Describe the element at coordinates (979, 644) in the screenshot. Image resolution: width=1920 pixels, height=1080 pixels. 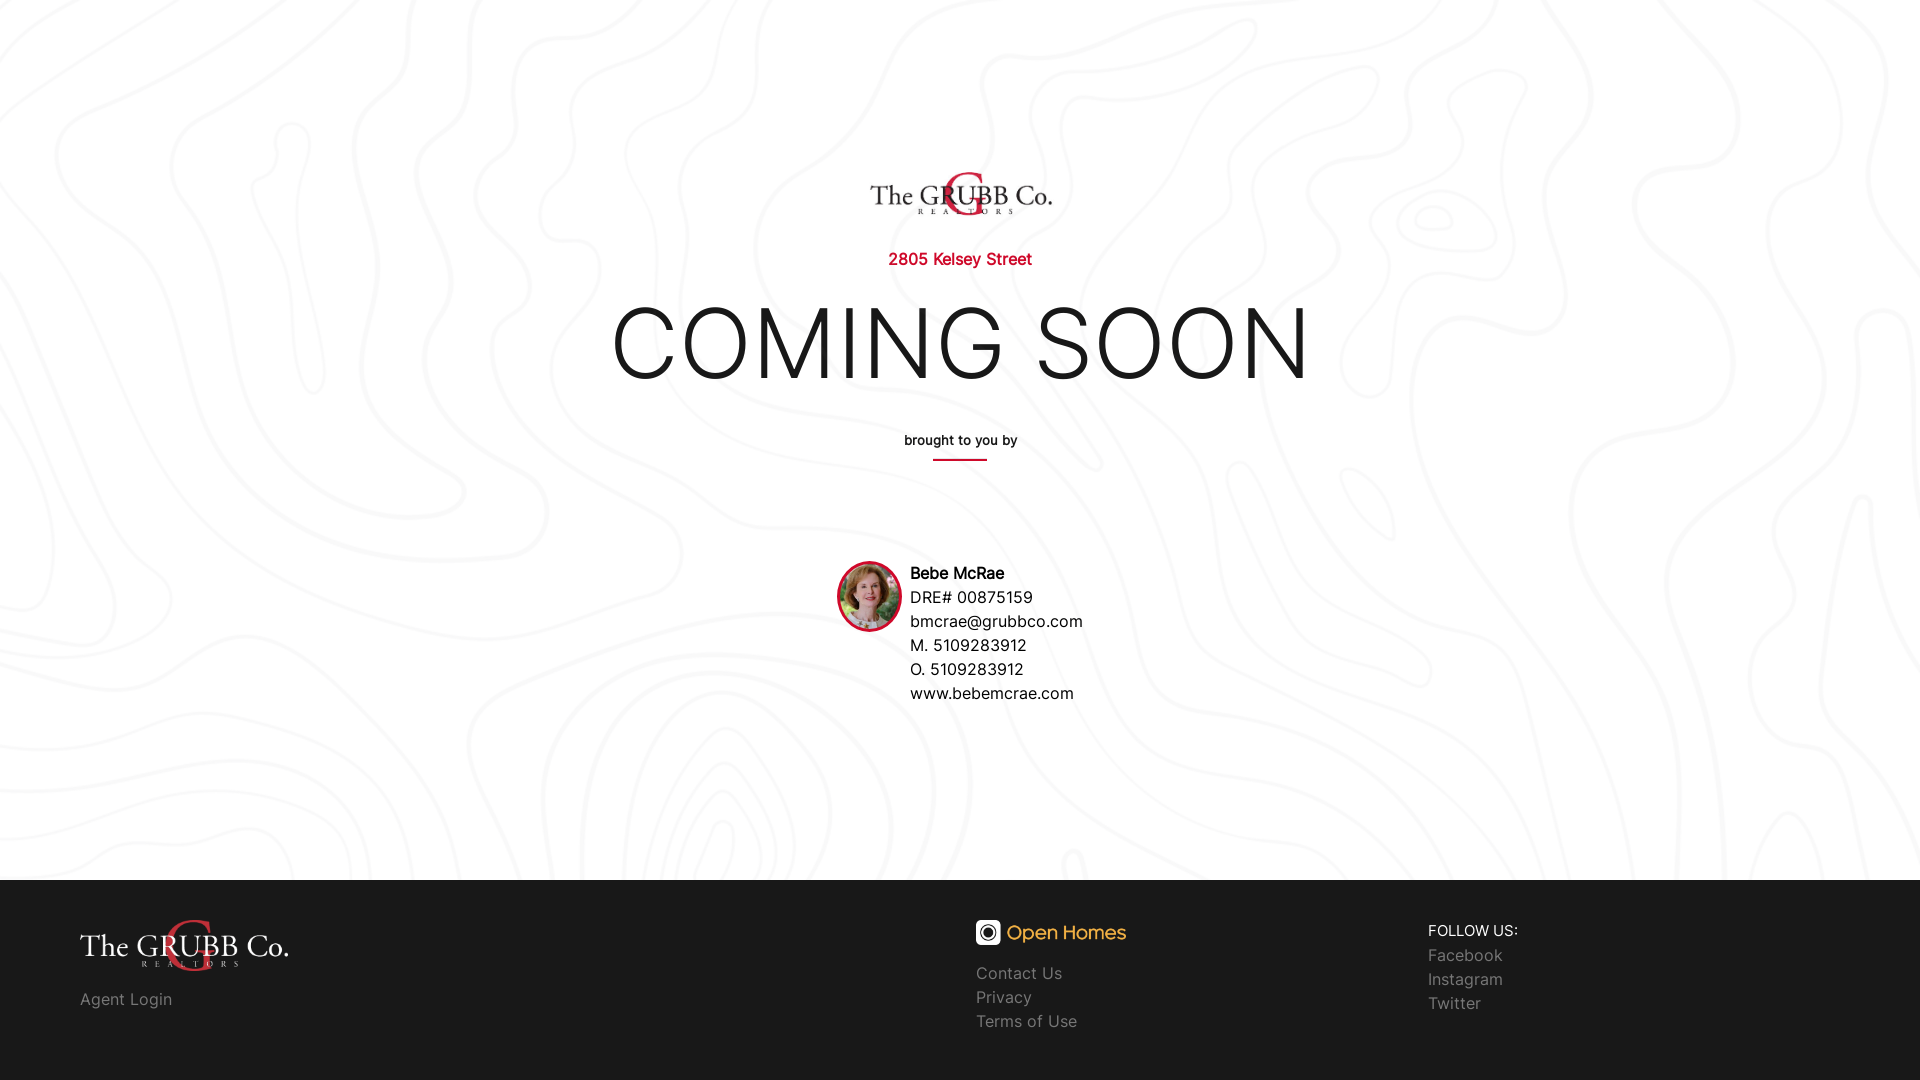
I see `'5109283912'` at that location.